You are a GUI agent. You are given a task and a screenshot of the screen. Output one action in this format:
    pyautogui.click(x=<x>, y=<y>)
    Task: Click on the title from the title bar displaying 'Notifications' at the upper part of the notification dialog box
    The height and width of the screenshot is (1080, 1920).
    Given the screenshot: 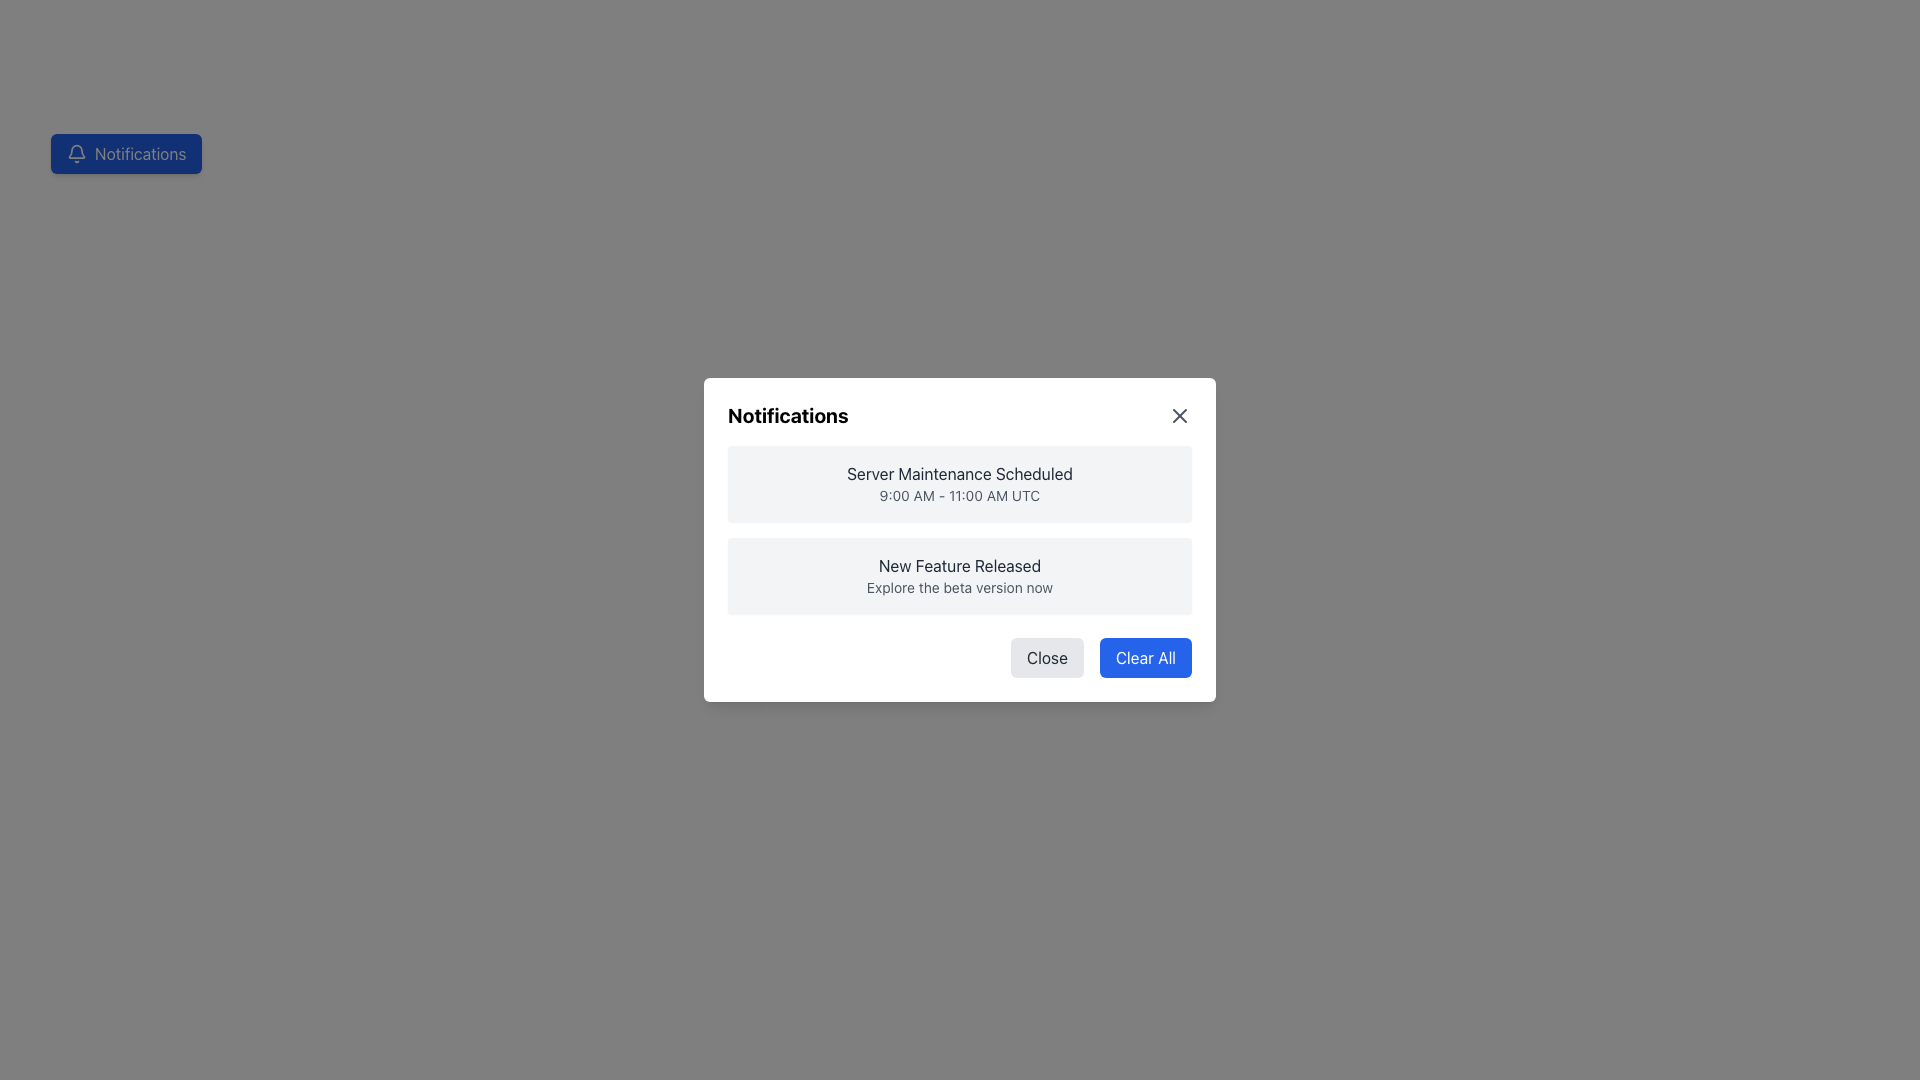 What is the action you would take?
    pyautogui.click(x=960, y=415)
    